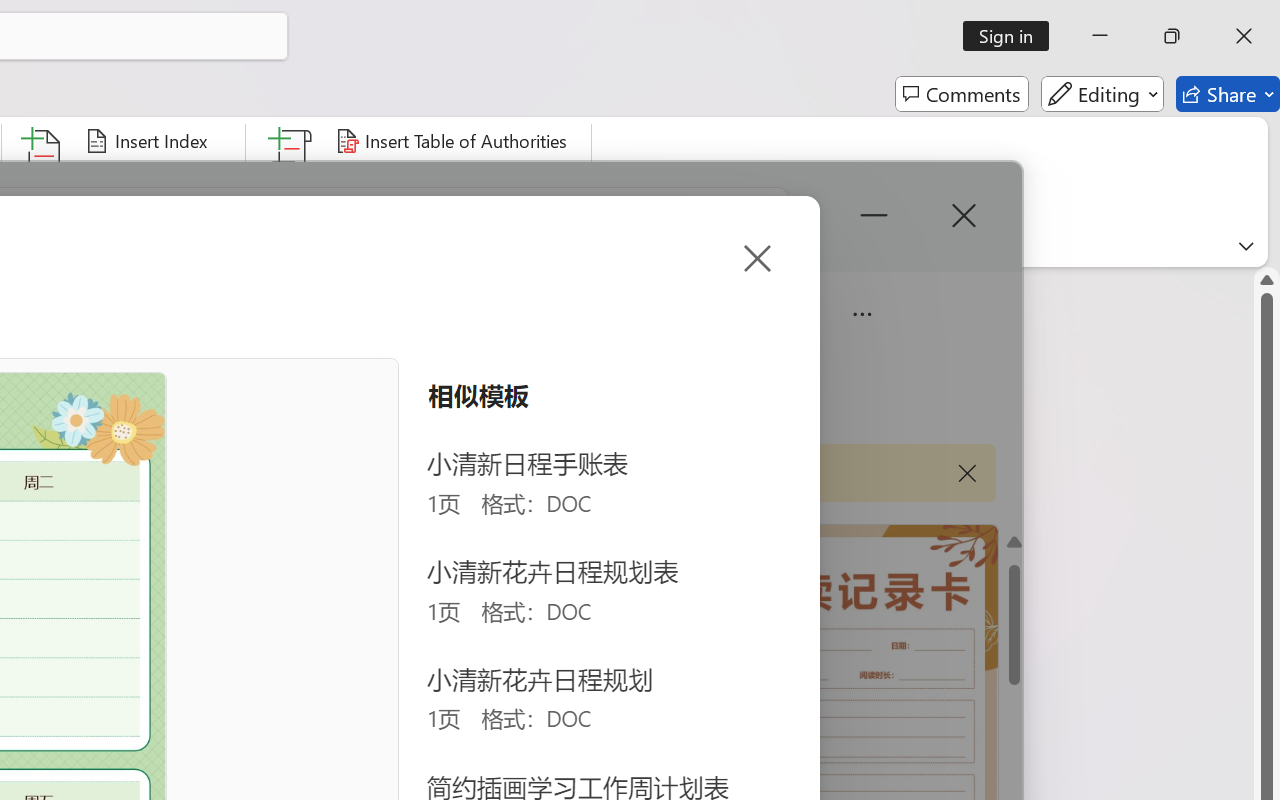 This screenshot has width=1280, height=800. What do you see at coordinates (148, 141) in the screenshot?
I see `'Insert Index...'` at bounding box center [148, 141].